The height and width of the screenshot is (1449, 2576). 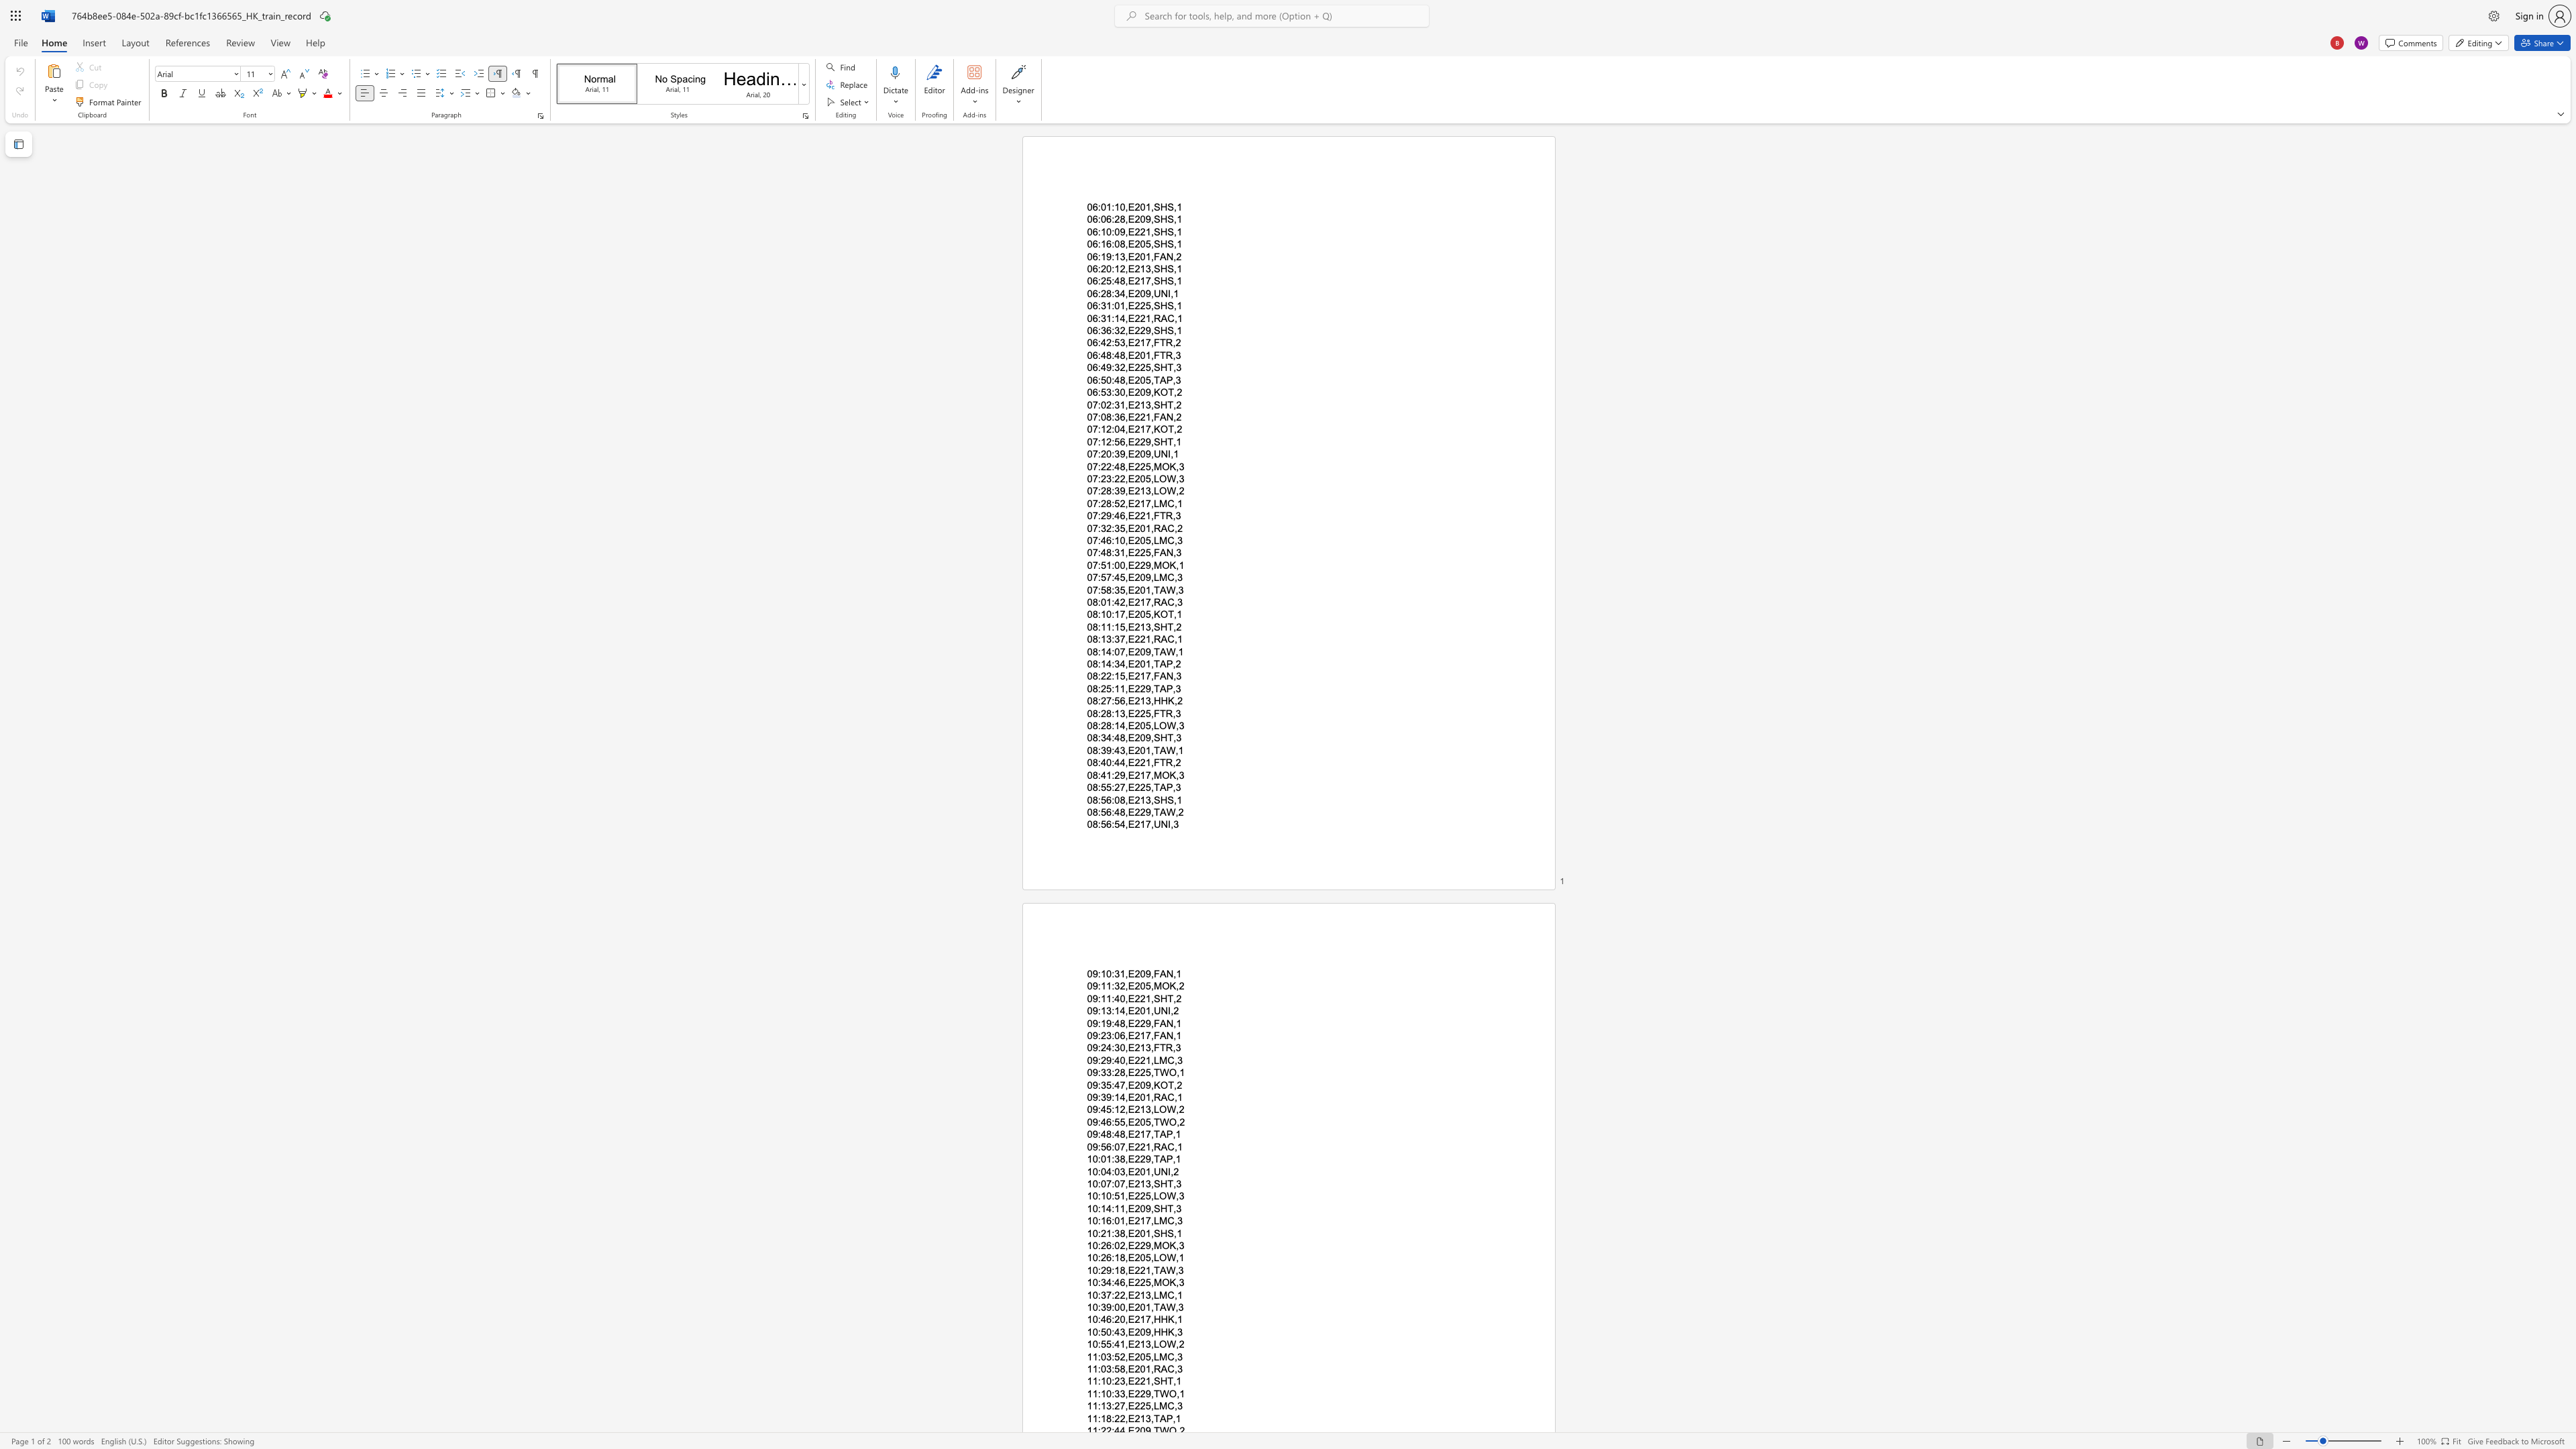 What do you see at coordinates (1111, 292) in the screenshot?
I see `the space between the continuous character "8" and ":" in the text` at bounding box center [1111, 292].